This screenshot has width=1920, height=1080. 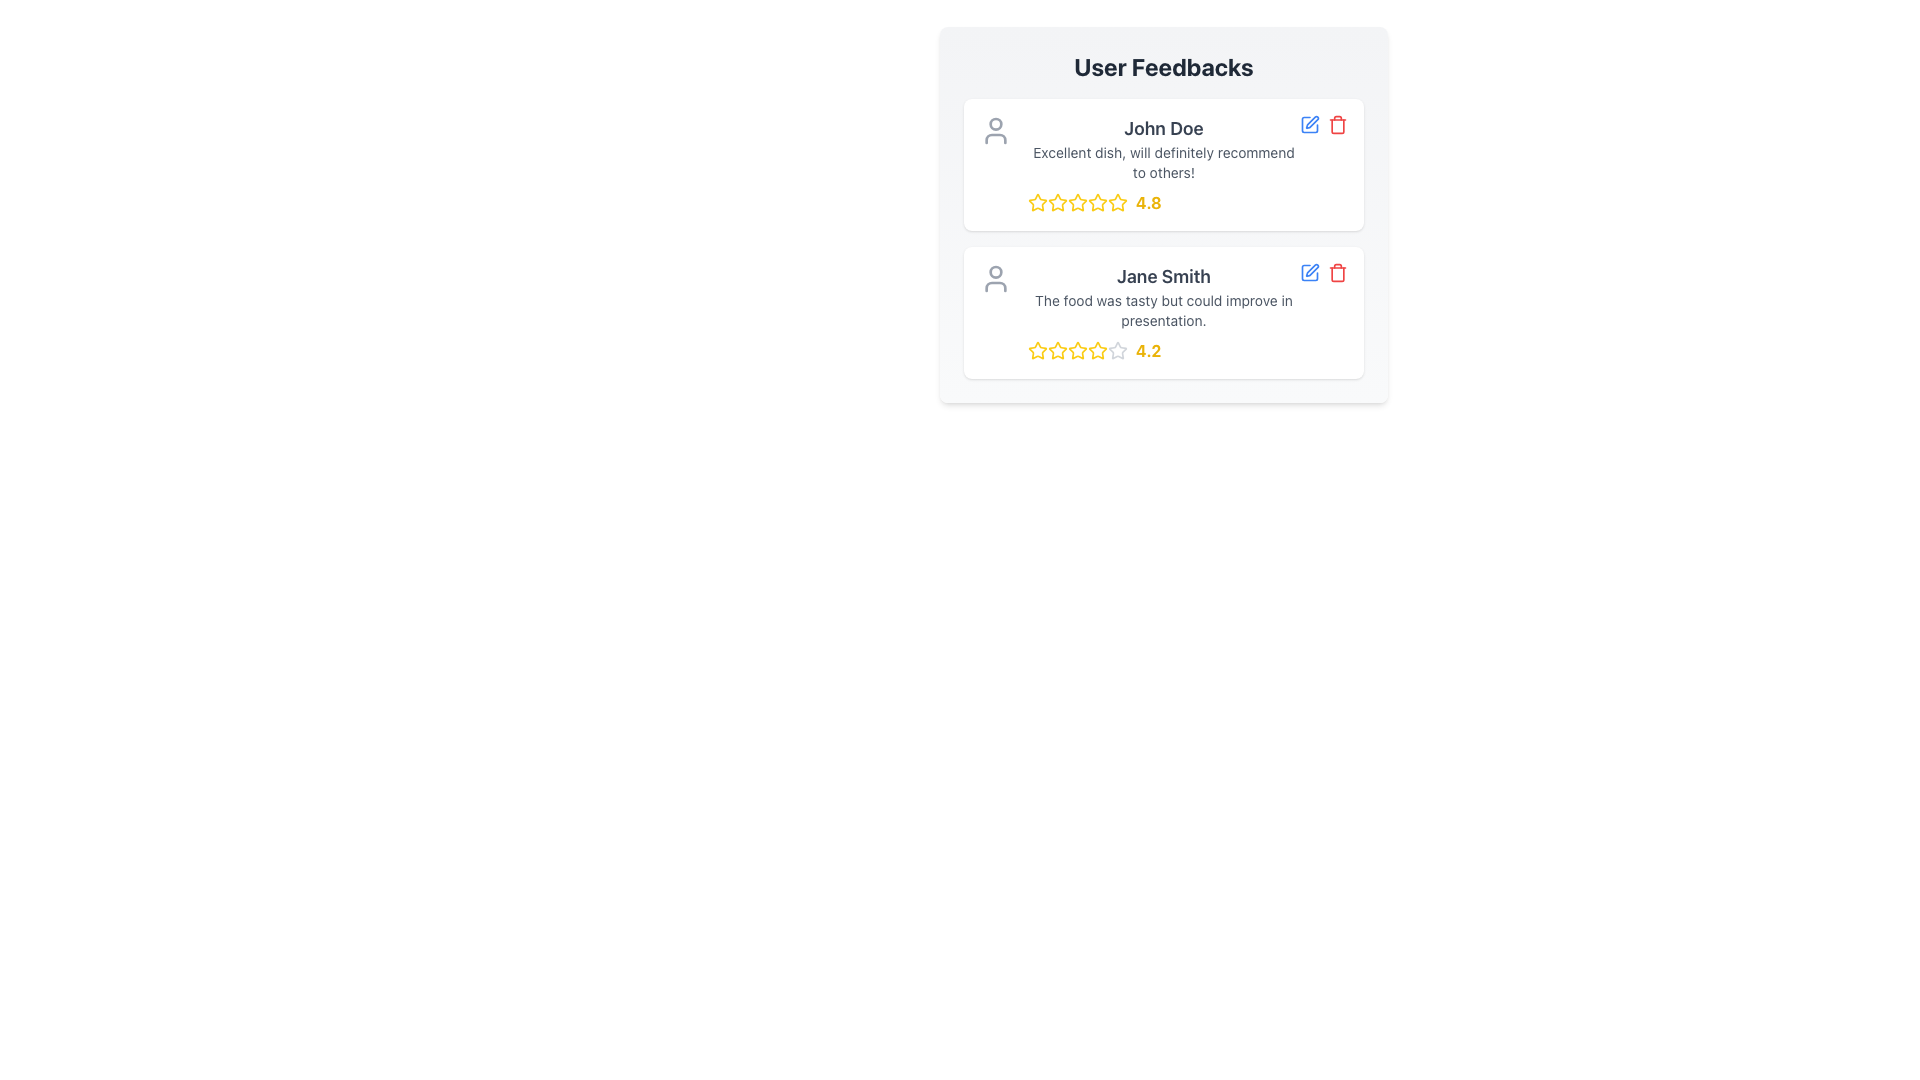 What do you see at coordinates (1037, 350) in the screenshot?
I see `the first yellow star-shaped icon in the rating system located below the feedback for 'Jane Smith' in the second feedback card` at bounding box center [1037, 350].